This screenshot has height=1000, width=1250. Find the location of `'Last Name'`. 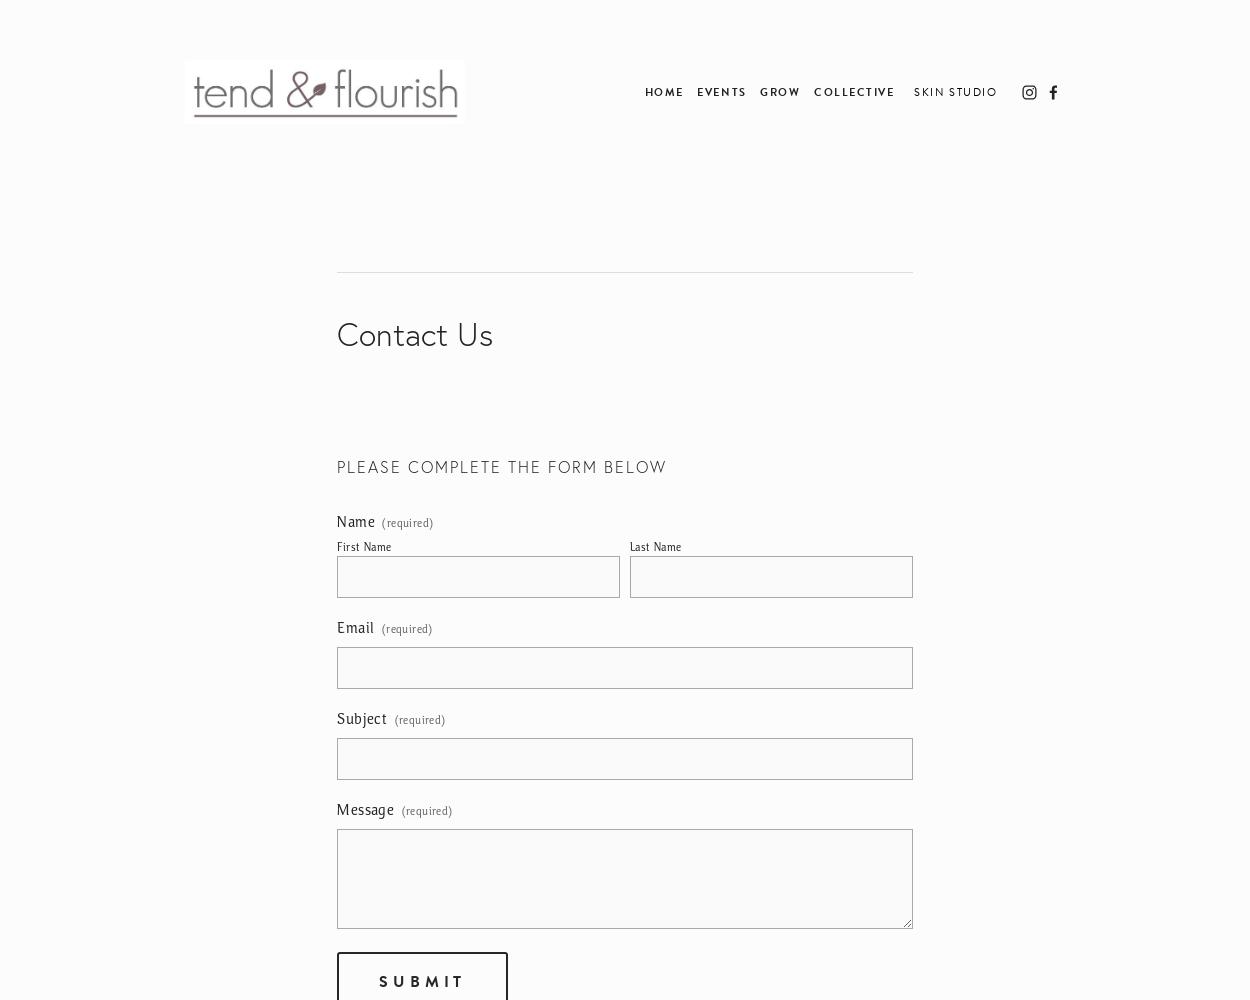

'Last Name' is located at coordinates (629, 547).